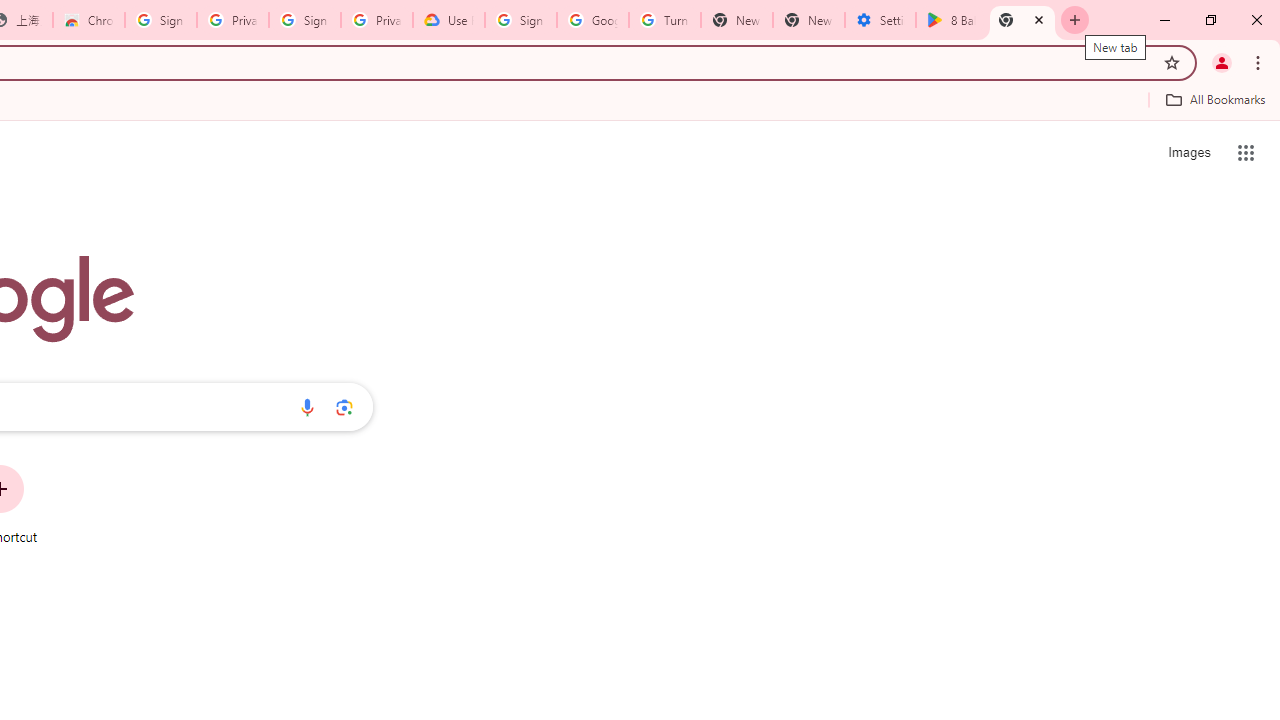 This screenshot has height=720, width=1280. I want to click on 'All Bookmarks', so click(1214, 99).